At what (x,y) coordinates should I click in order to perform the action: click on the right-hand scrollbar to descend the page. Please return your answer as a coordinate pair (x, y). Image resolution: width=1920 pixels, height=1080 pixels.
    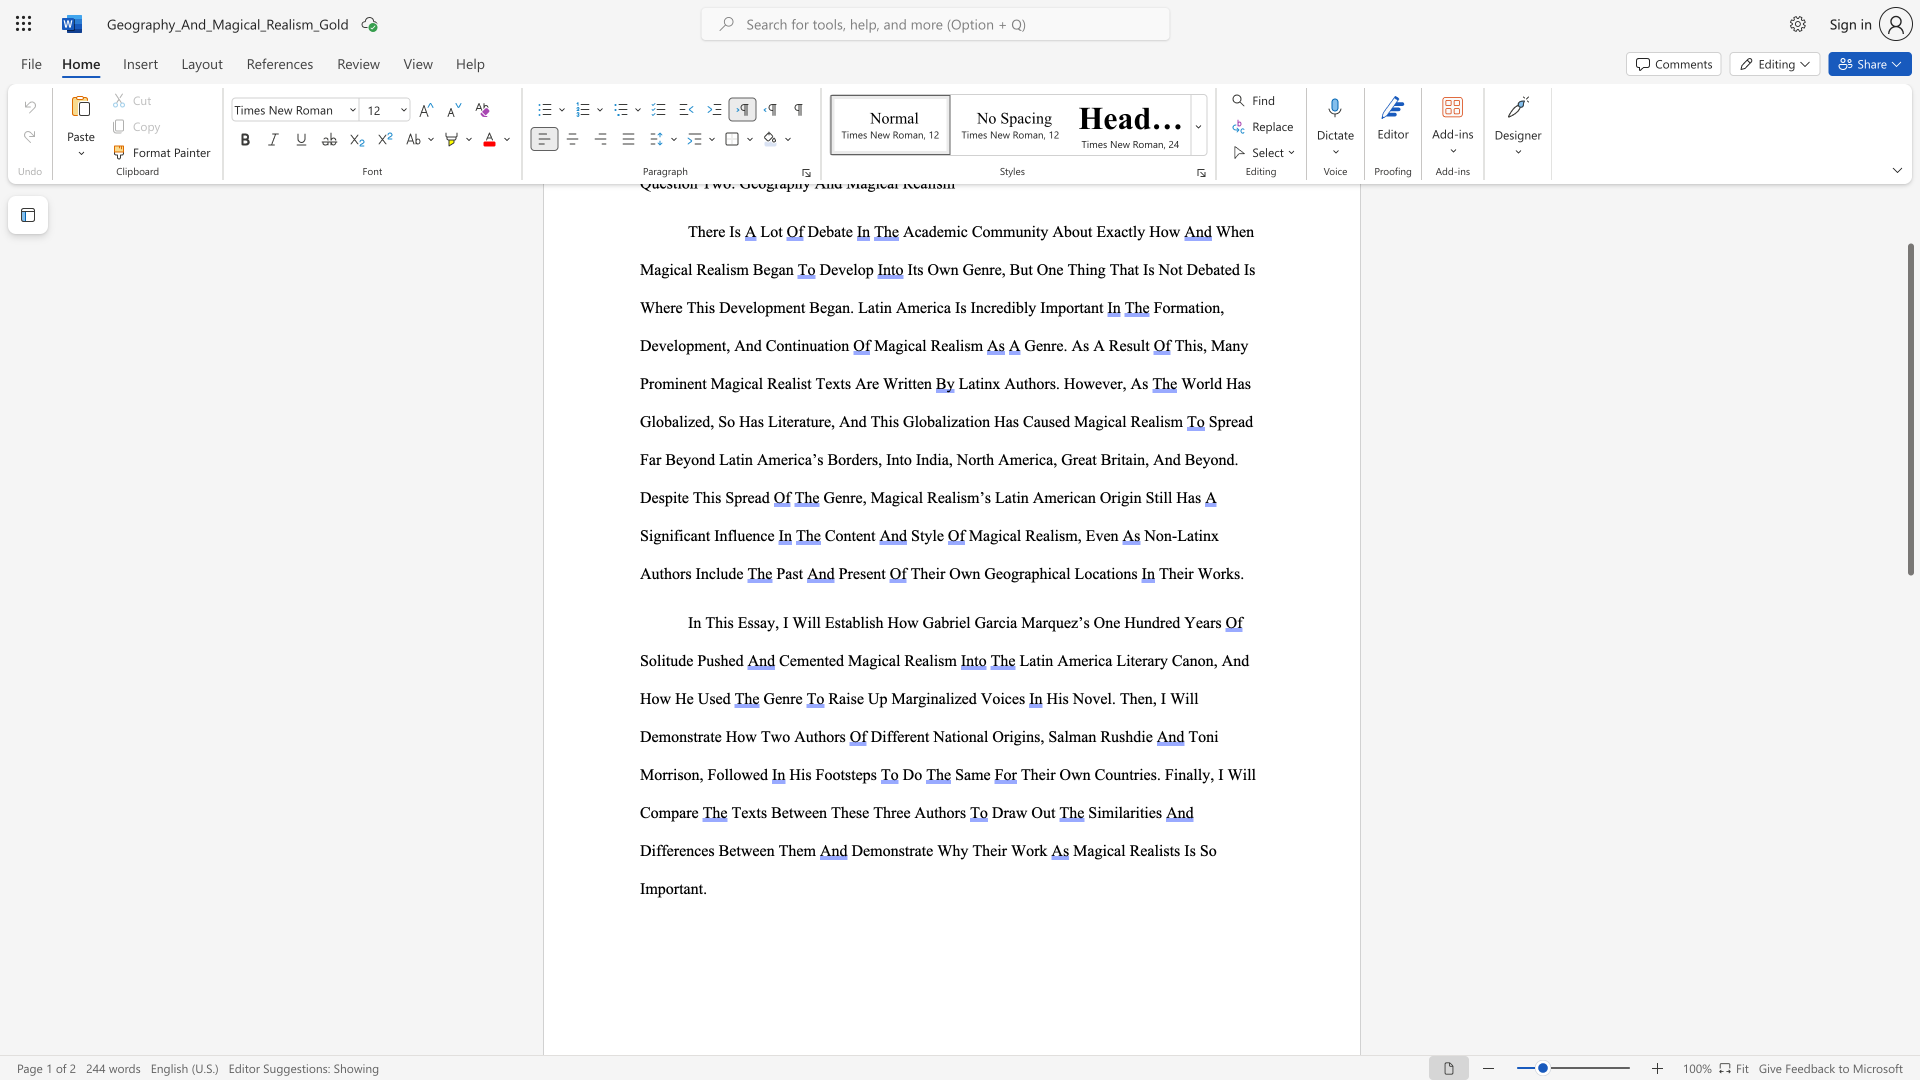
    Looking at the image, I should click on (1909, 628).